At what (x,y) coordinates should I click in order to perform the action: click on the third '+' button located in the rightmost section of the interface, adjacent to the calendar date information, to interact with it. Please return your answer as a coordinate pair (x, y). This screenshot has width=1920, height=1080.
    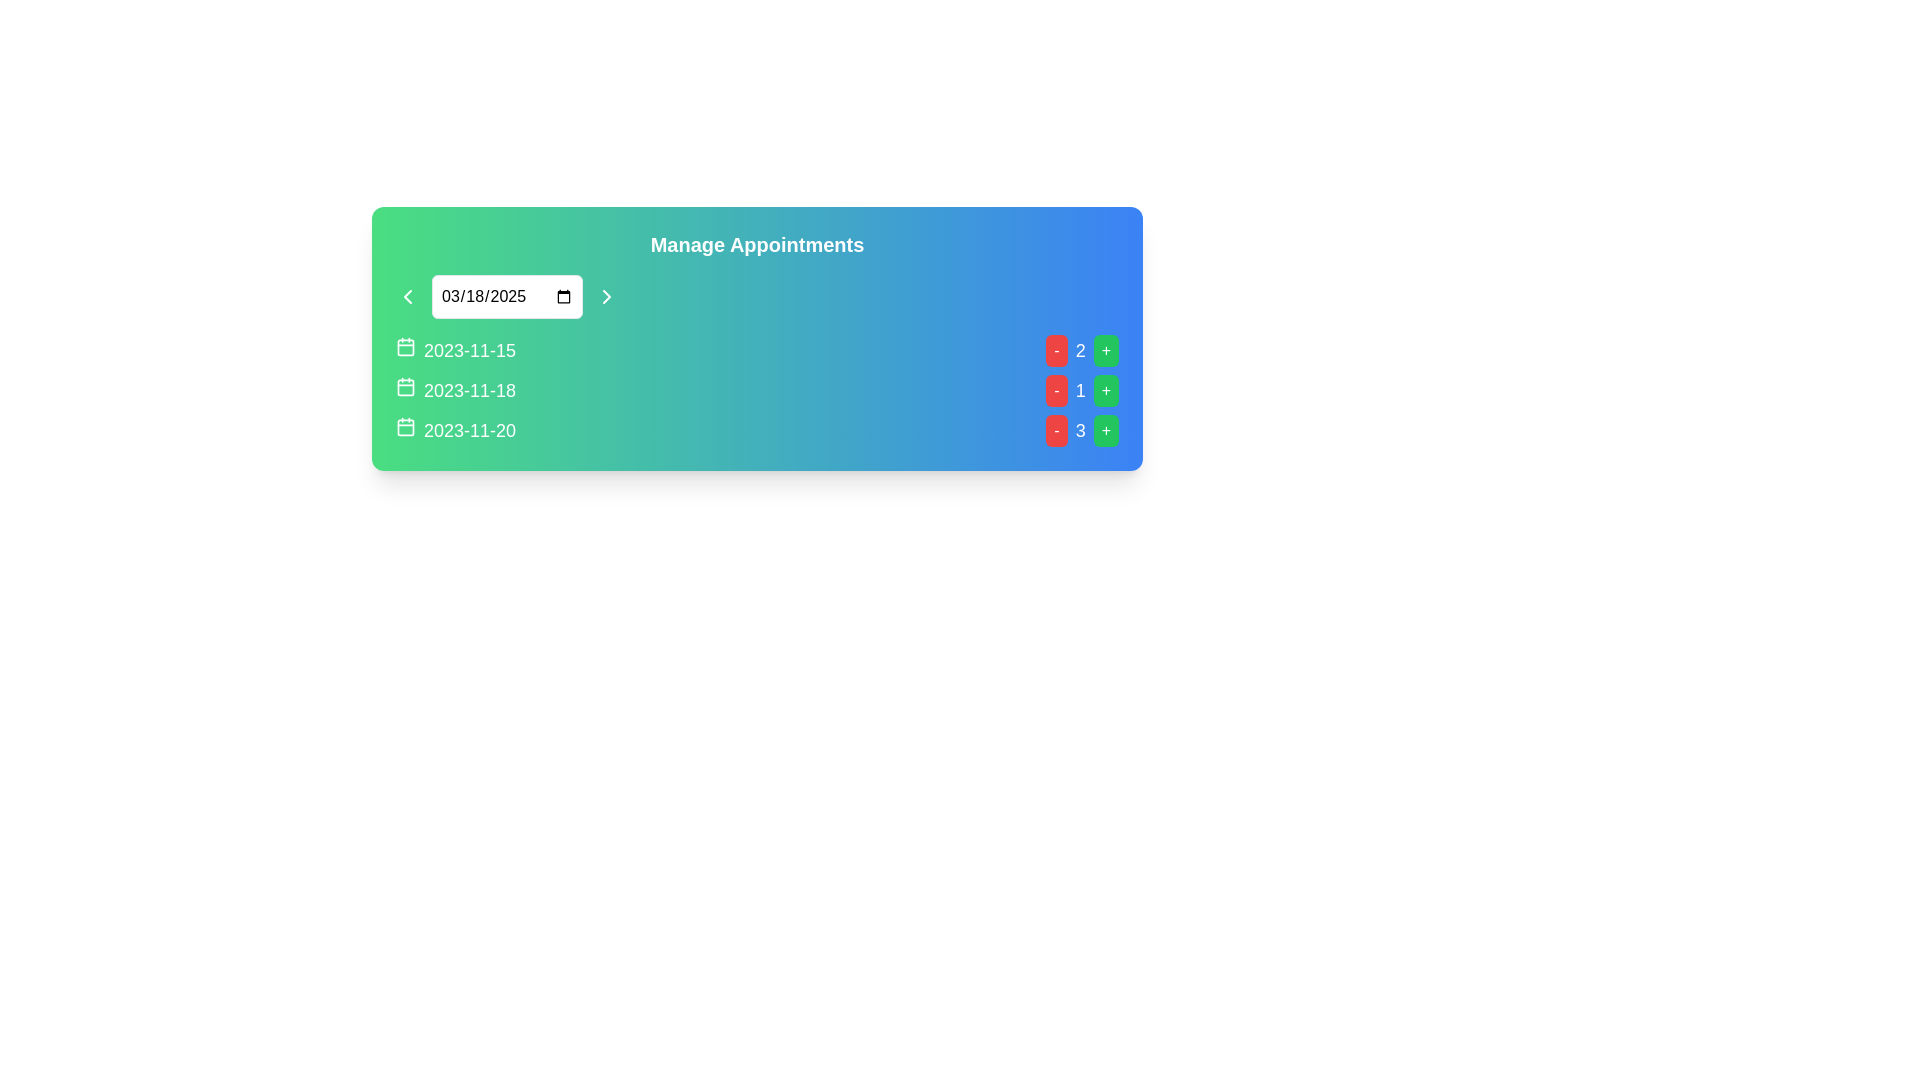
    Looking at the image, I should click on (1105, 430).